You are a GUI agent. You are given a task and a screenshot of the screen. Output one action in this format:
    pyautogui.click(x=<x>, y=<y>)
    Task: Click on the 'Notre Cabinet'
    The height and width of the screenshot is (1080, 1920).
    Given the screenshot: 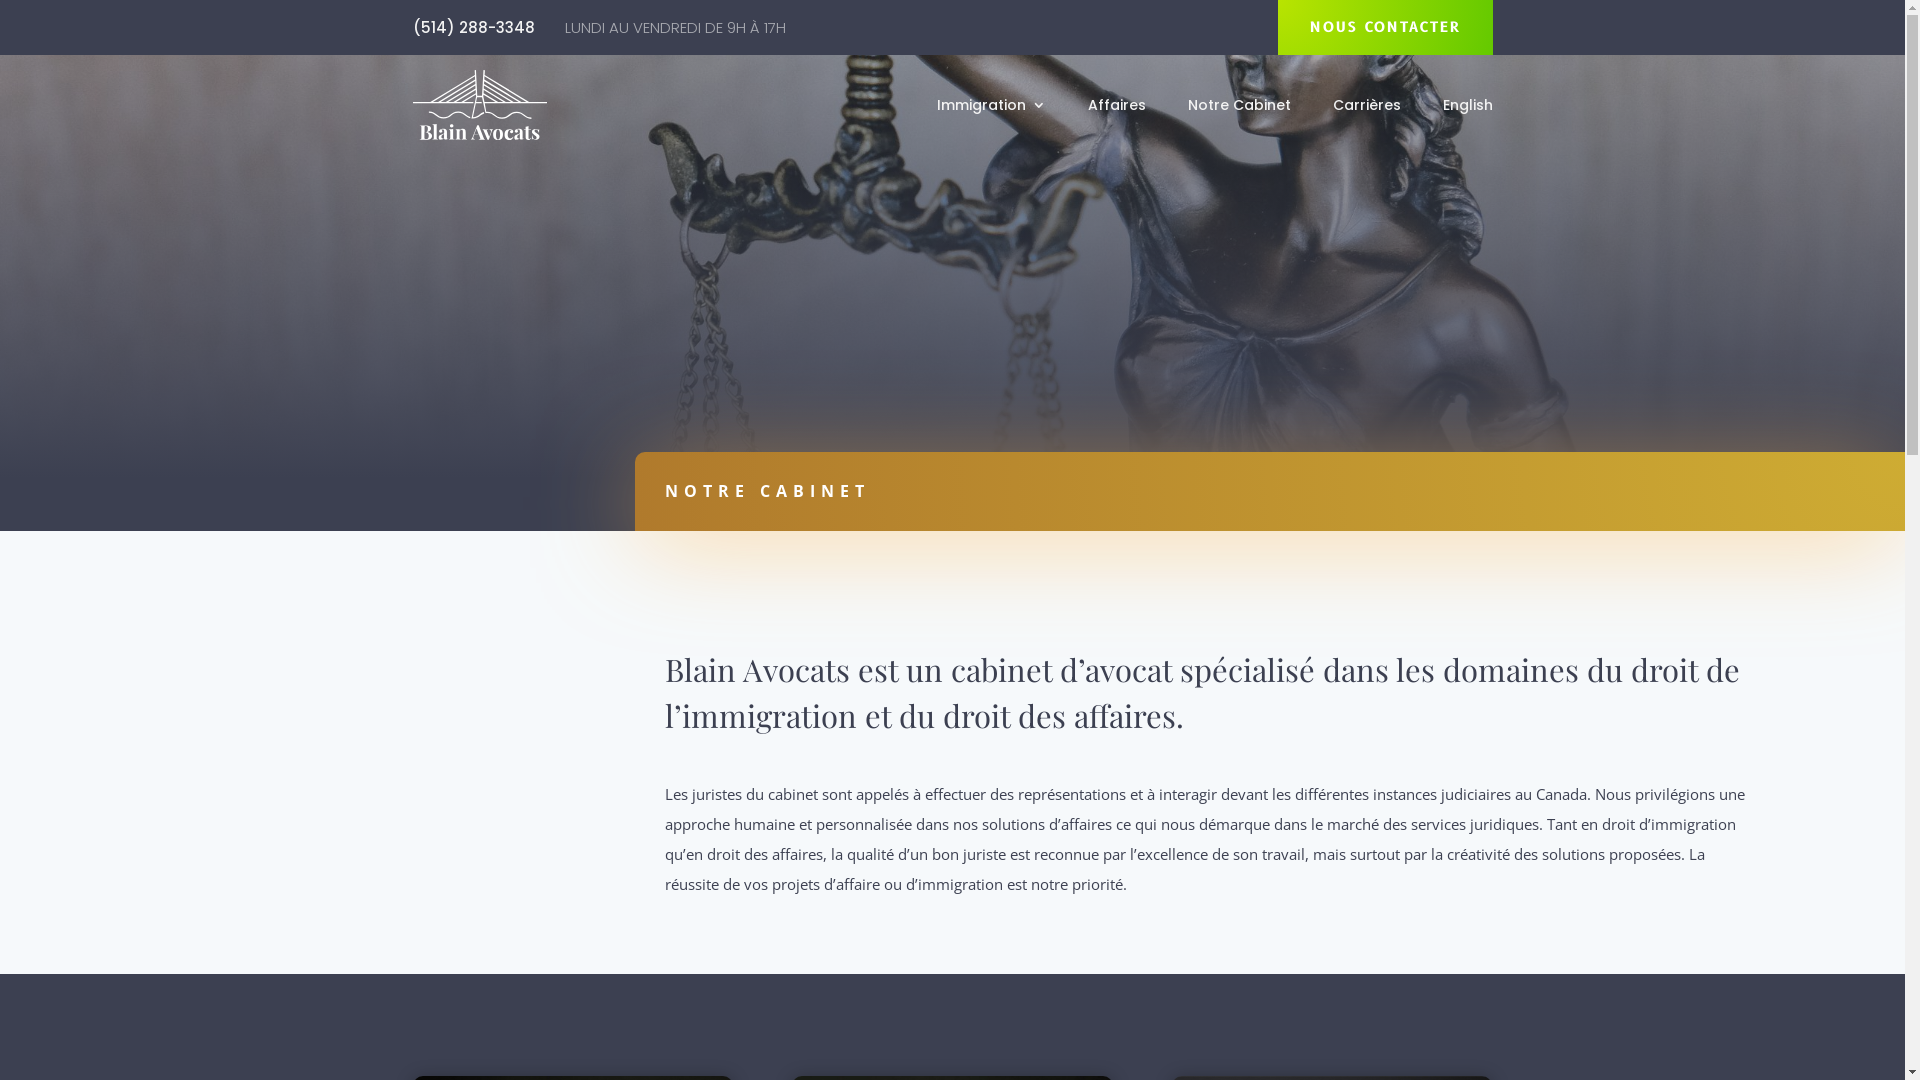 What is the action you would take?
    pyautogui.click(x=1238, y=108)
    